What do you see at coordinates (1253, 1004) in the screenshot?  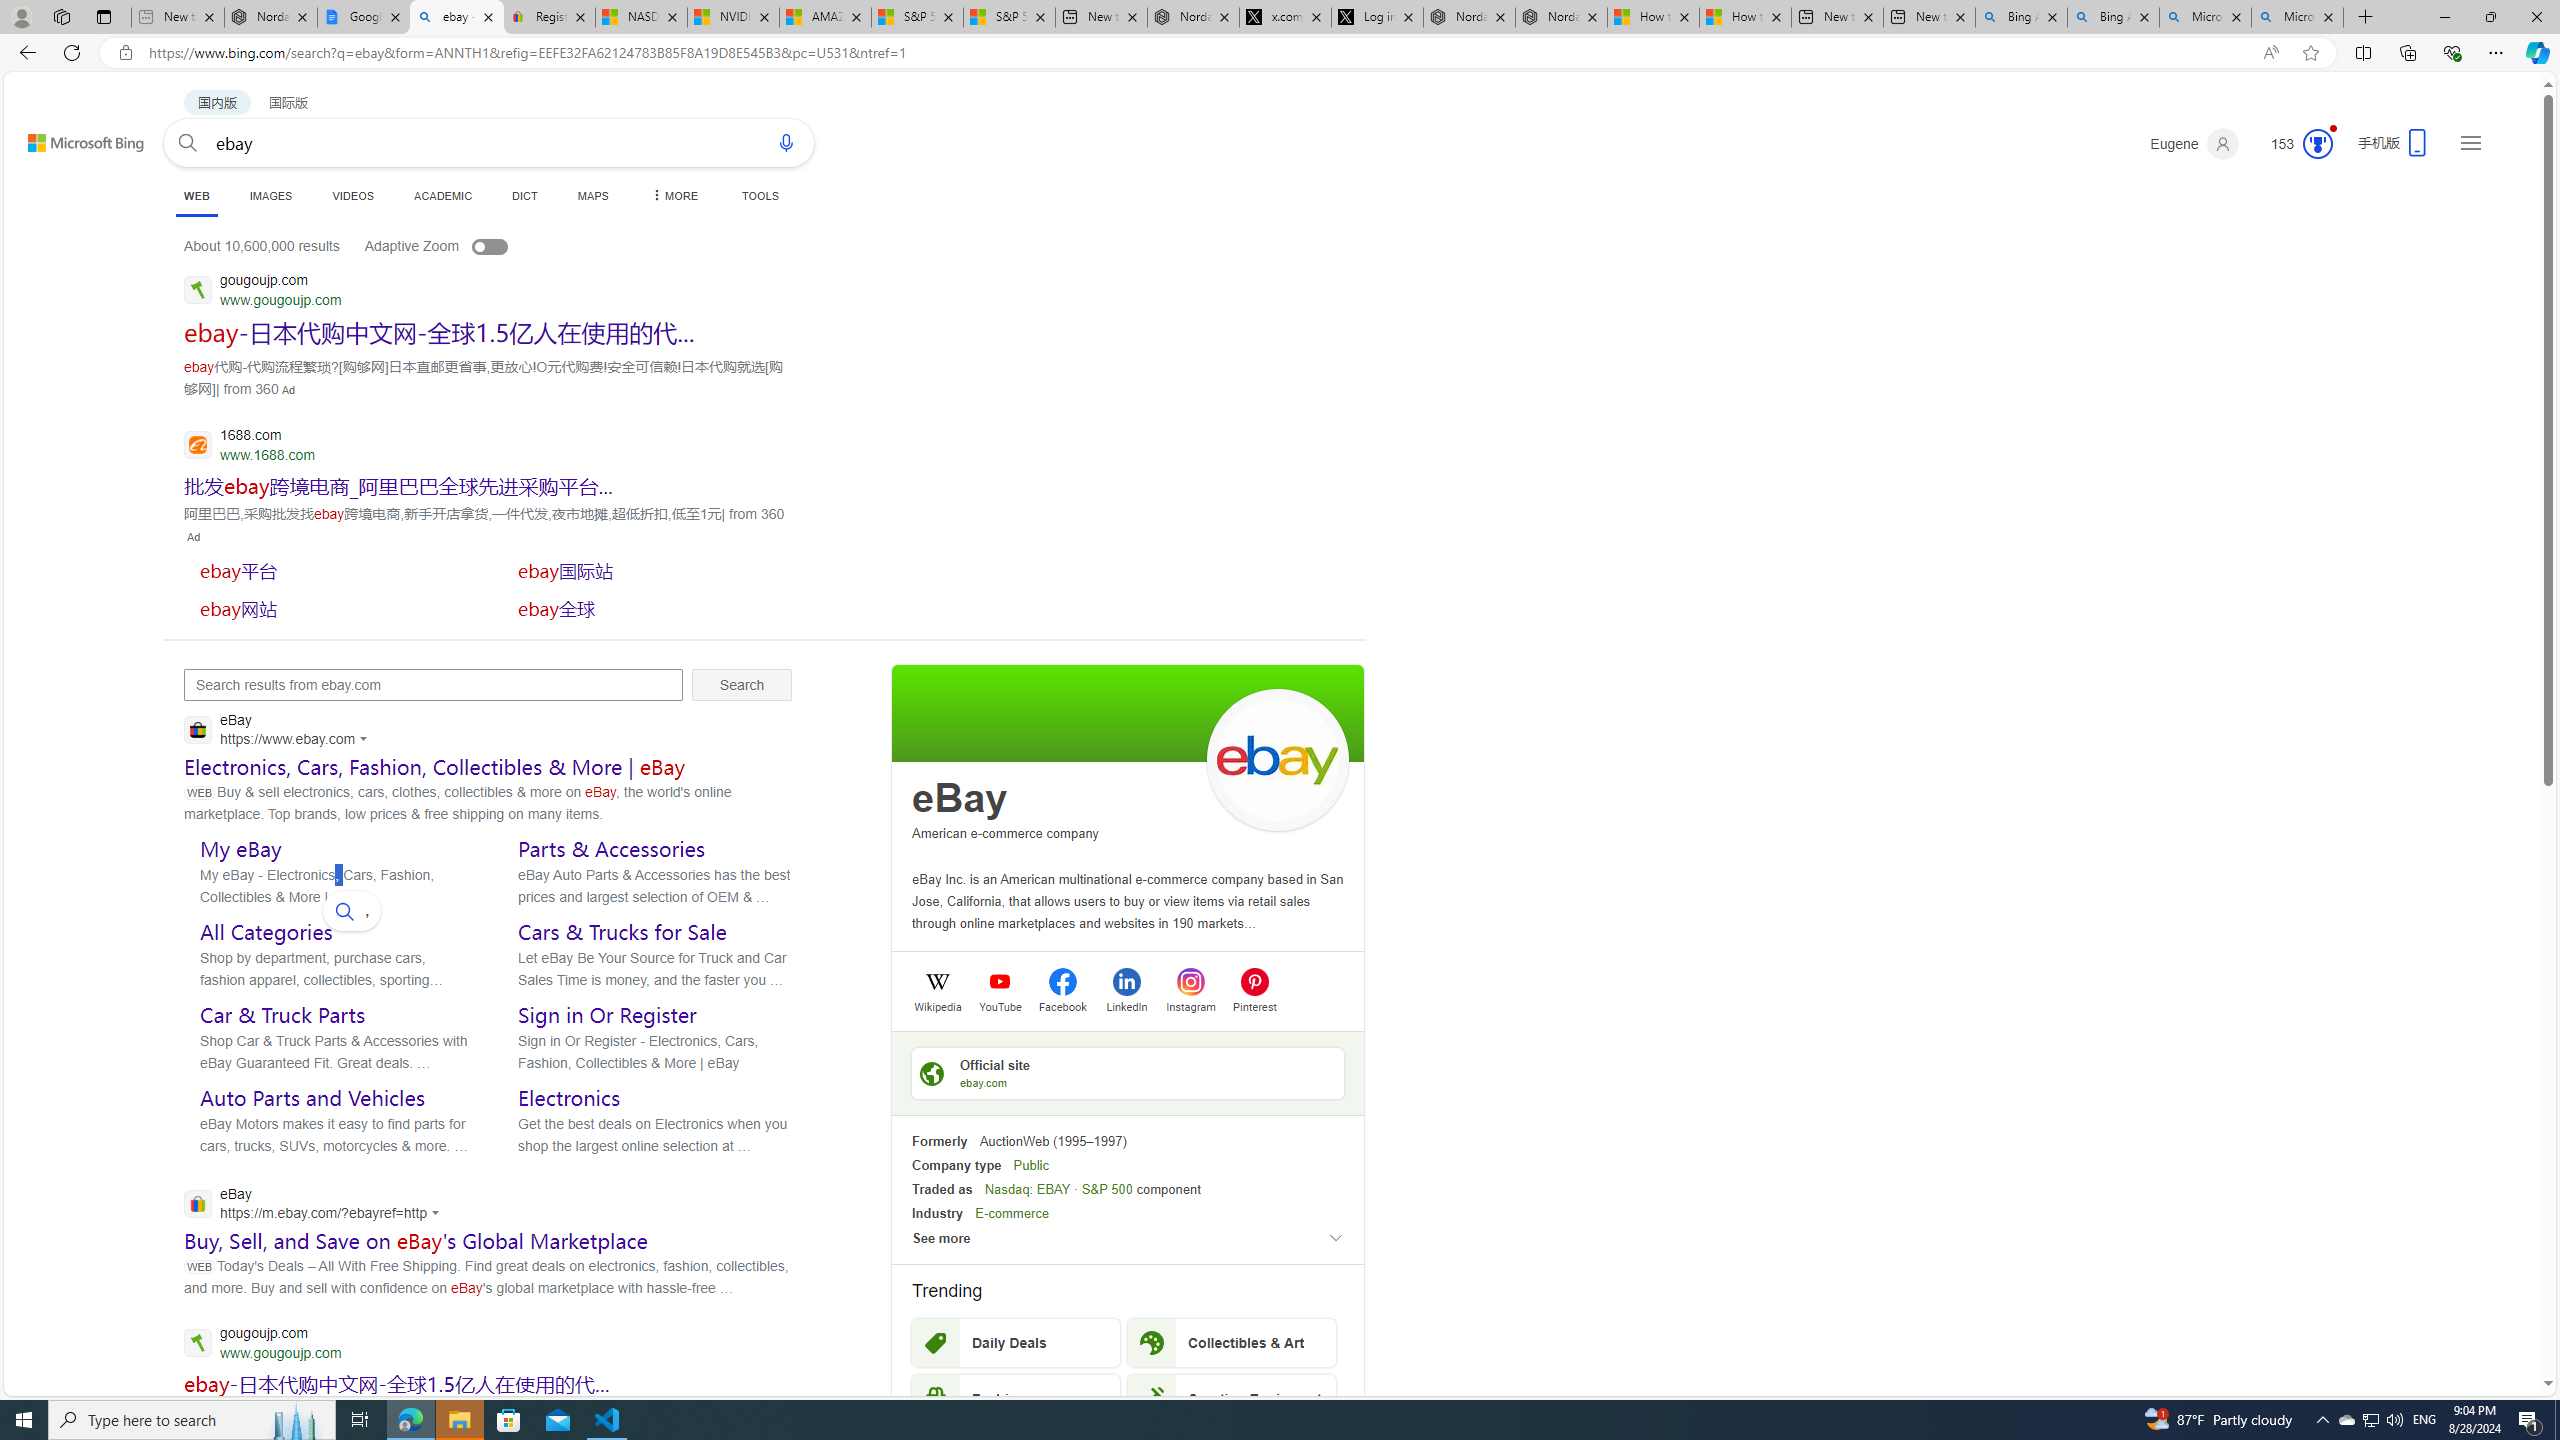 I see `'Pinterest'` at bounding box center [1253, 1004].